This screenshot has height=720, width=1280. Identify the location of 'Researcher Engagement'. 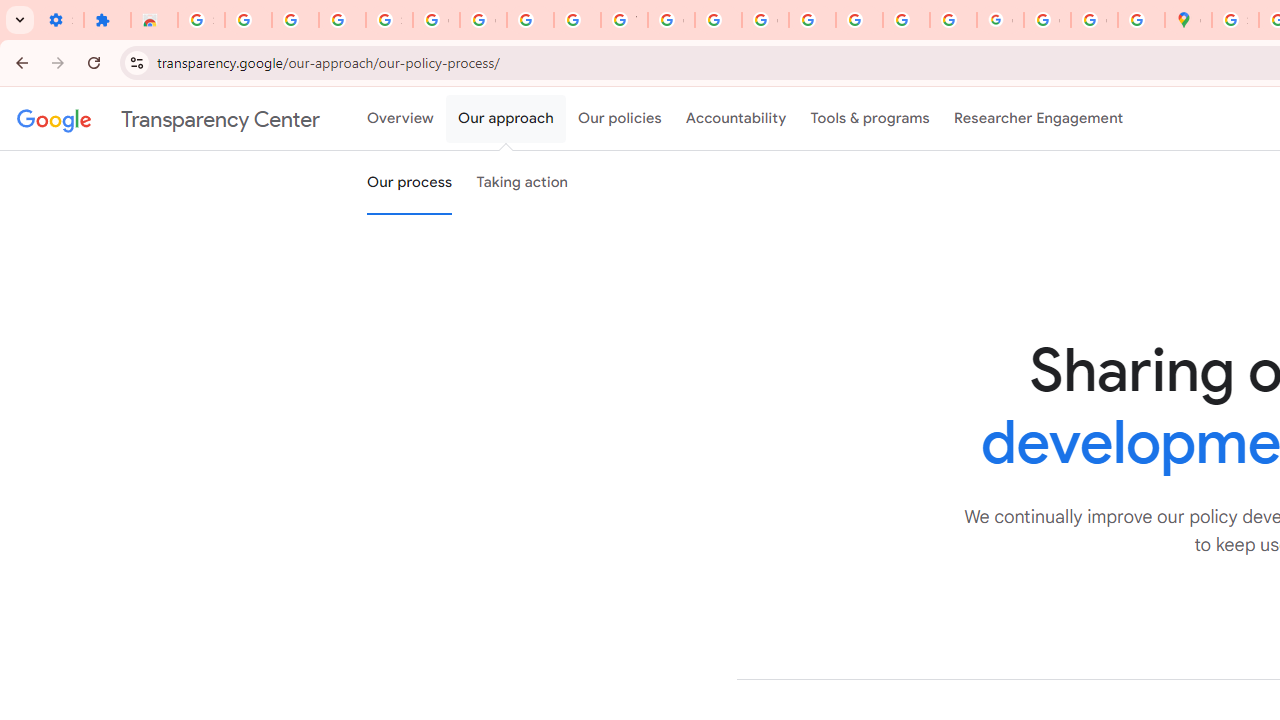
(1038, 119).